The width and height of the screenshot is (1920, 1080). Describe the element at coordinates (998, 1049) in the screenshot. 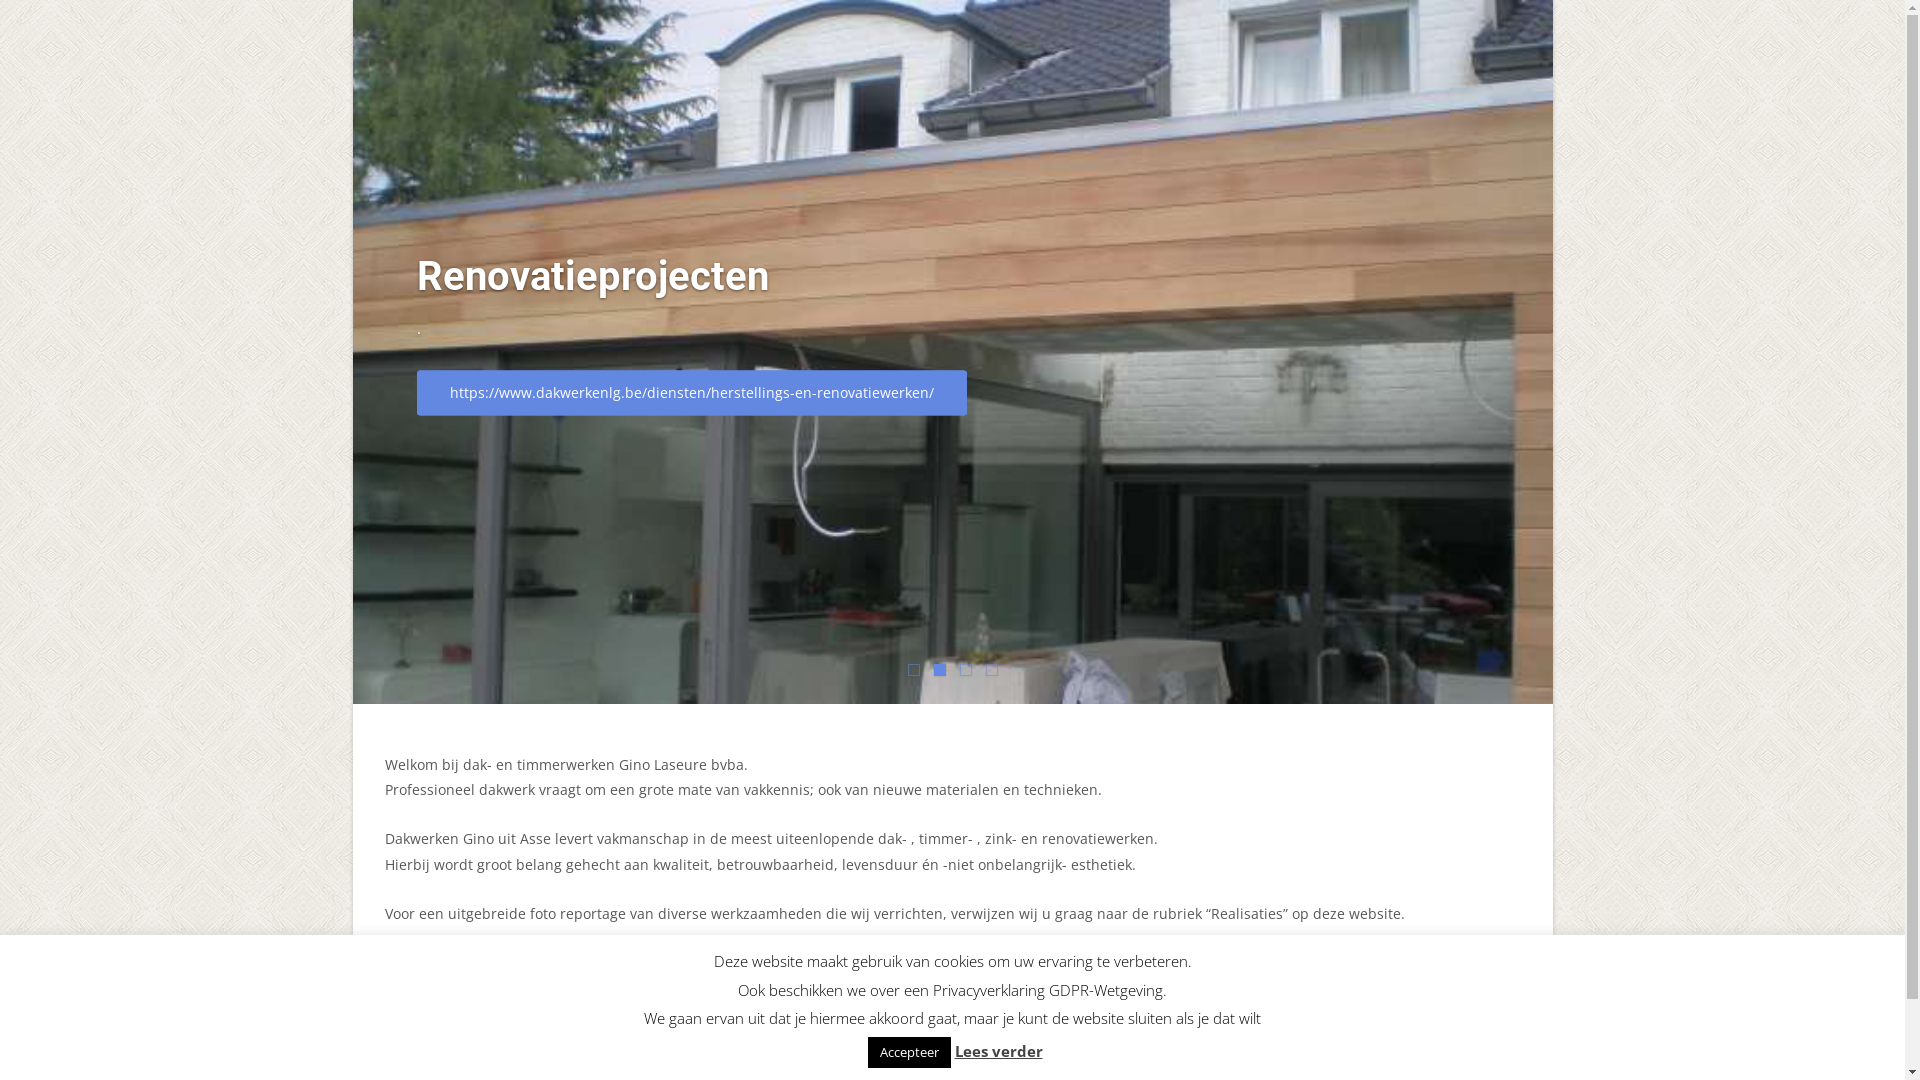

I see `'Lees verder'` at that location.